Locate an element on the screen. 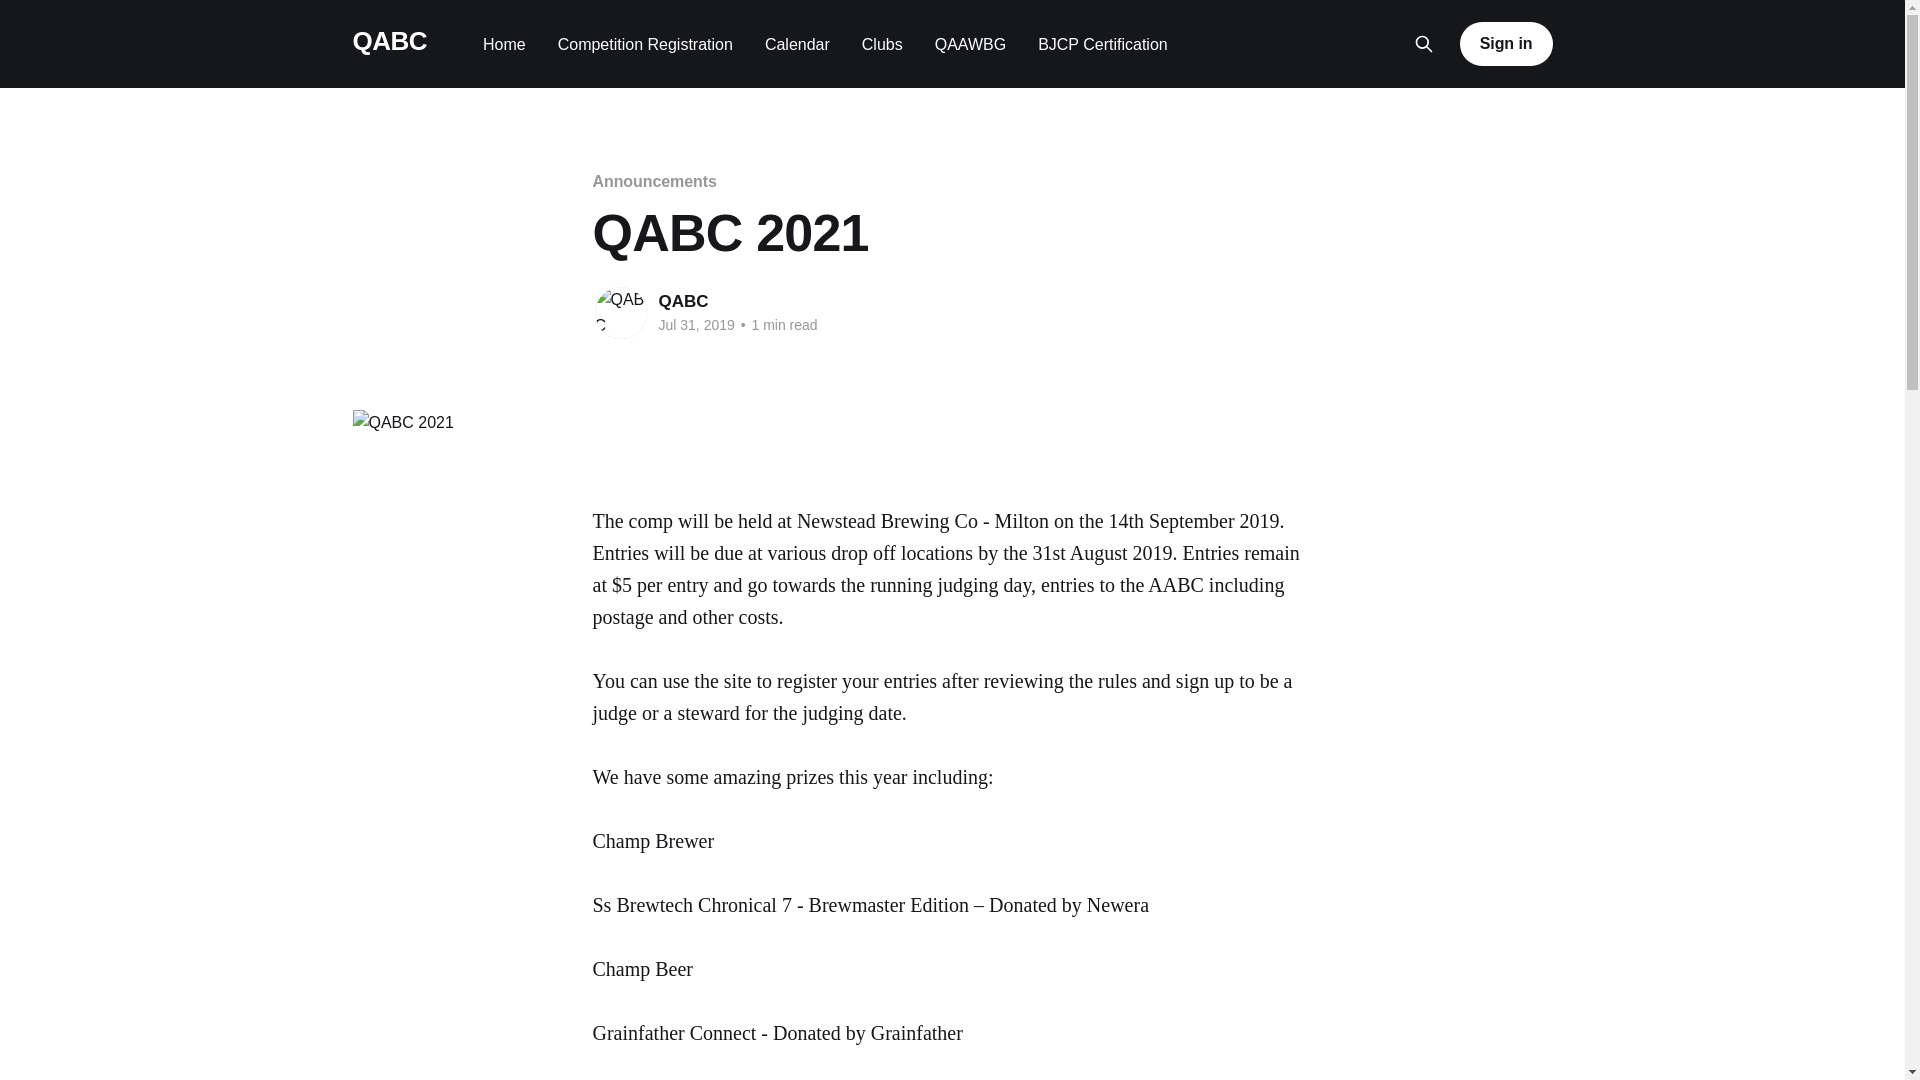 This screenshot has width=1920, height=1080. 'QABC' is located at coordinates (682, 301).